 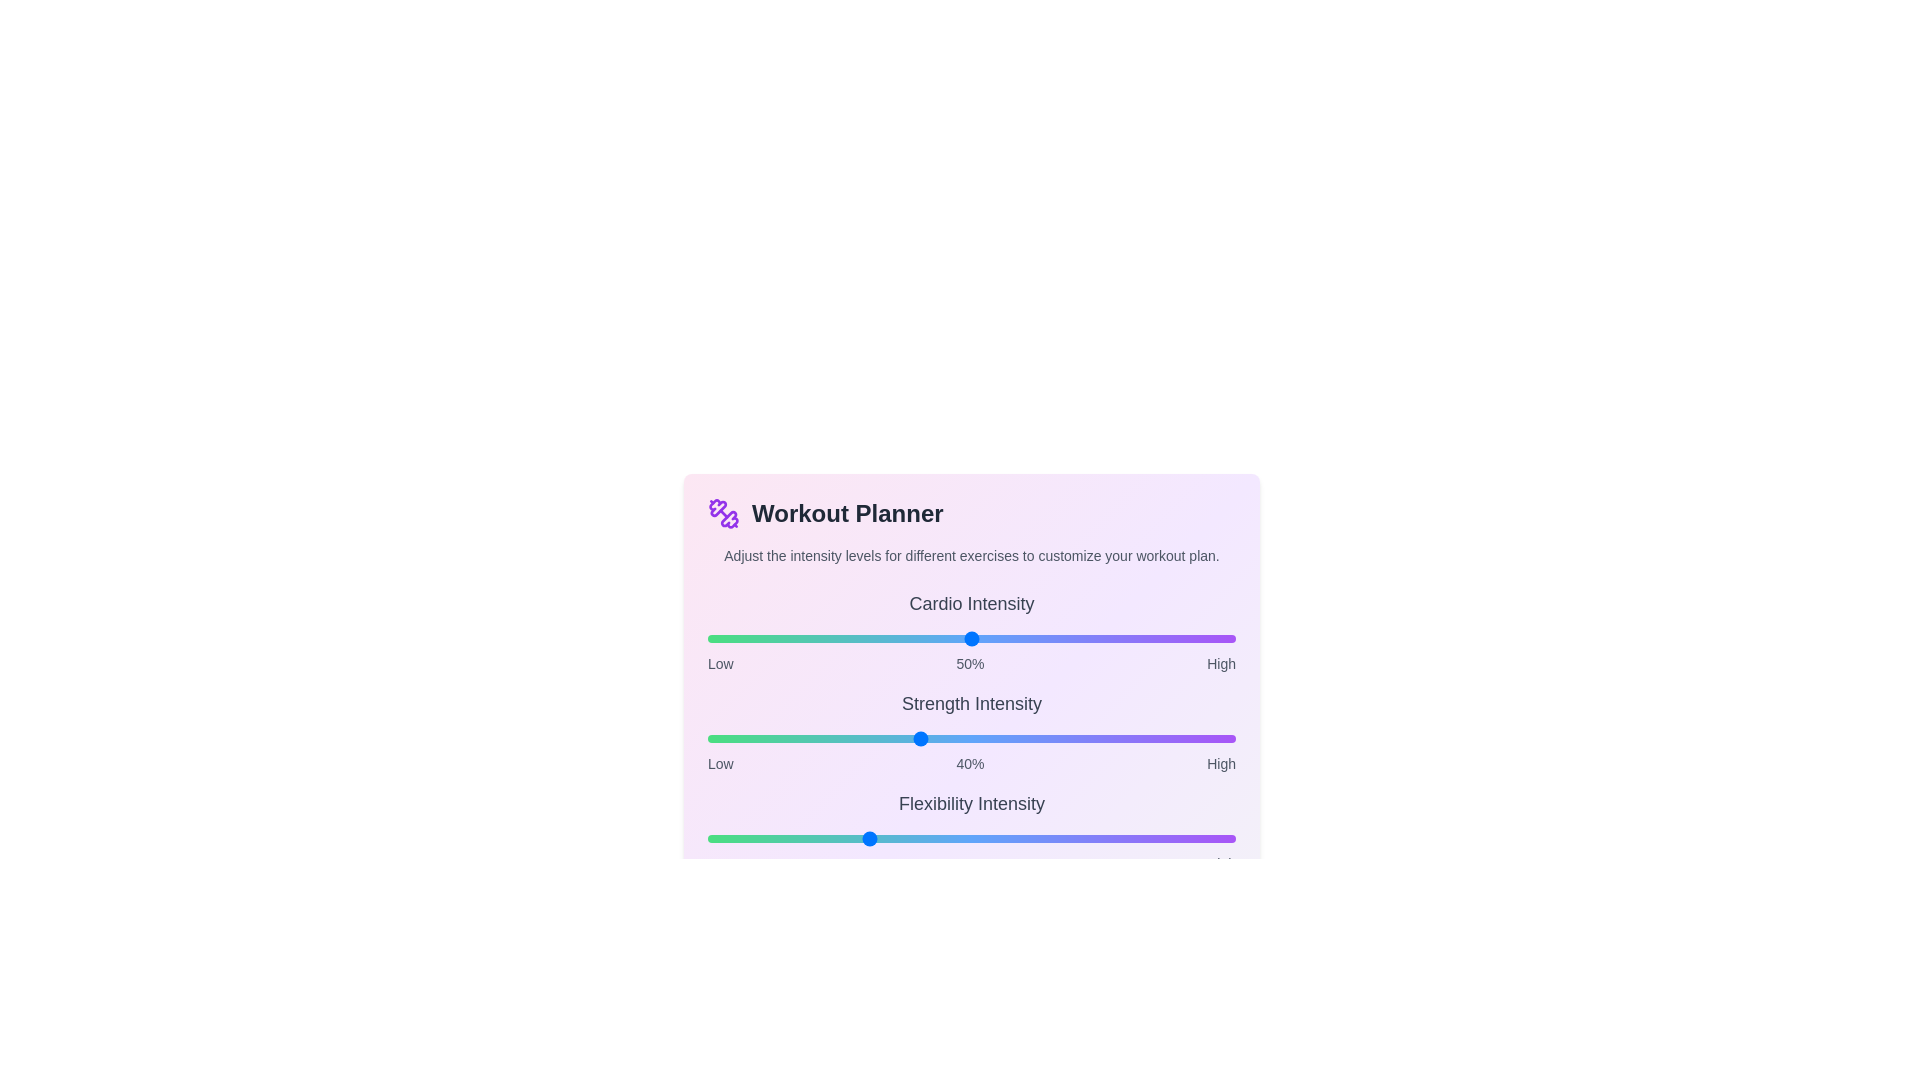 I want to click on the intensity of the 1 slider to 96%, so click(x=1213, y=739).